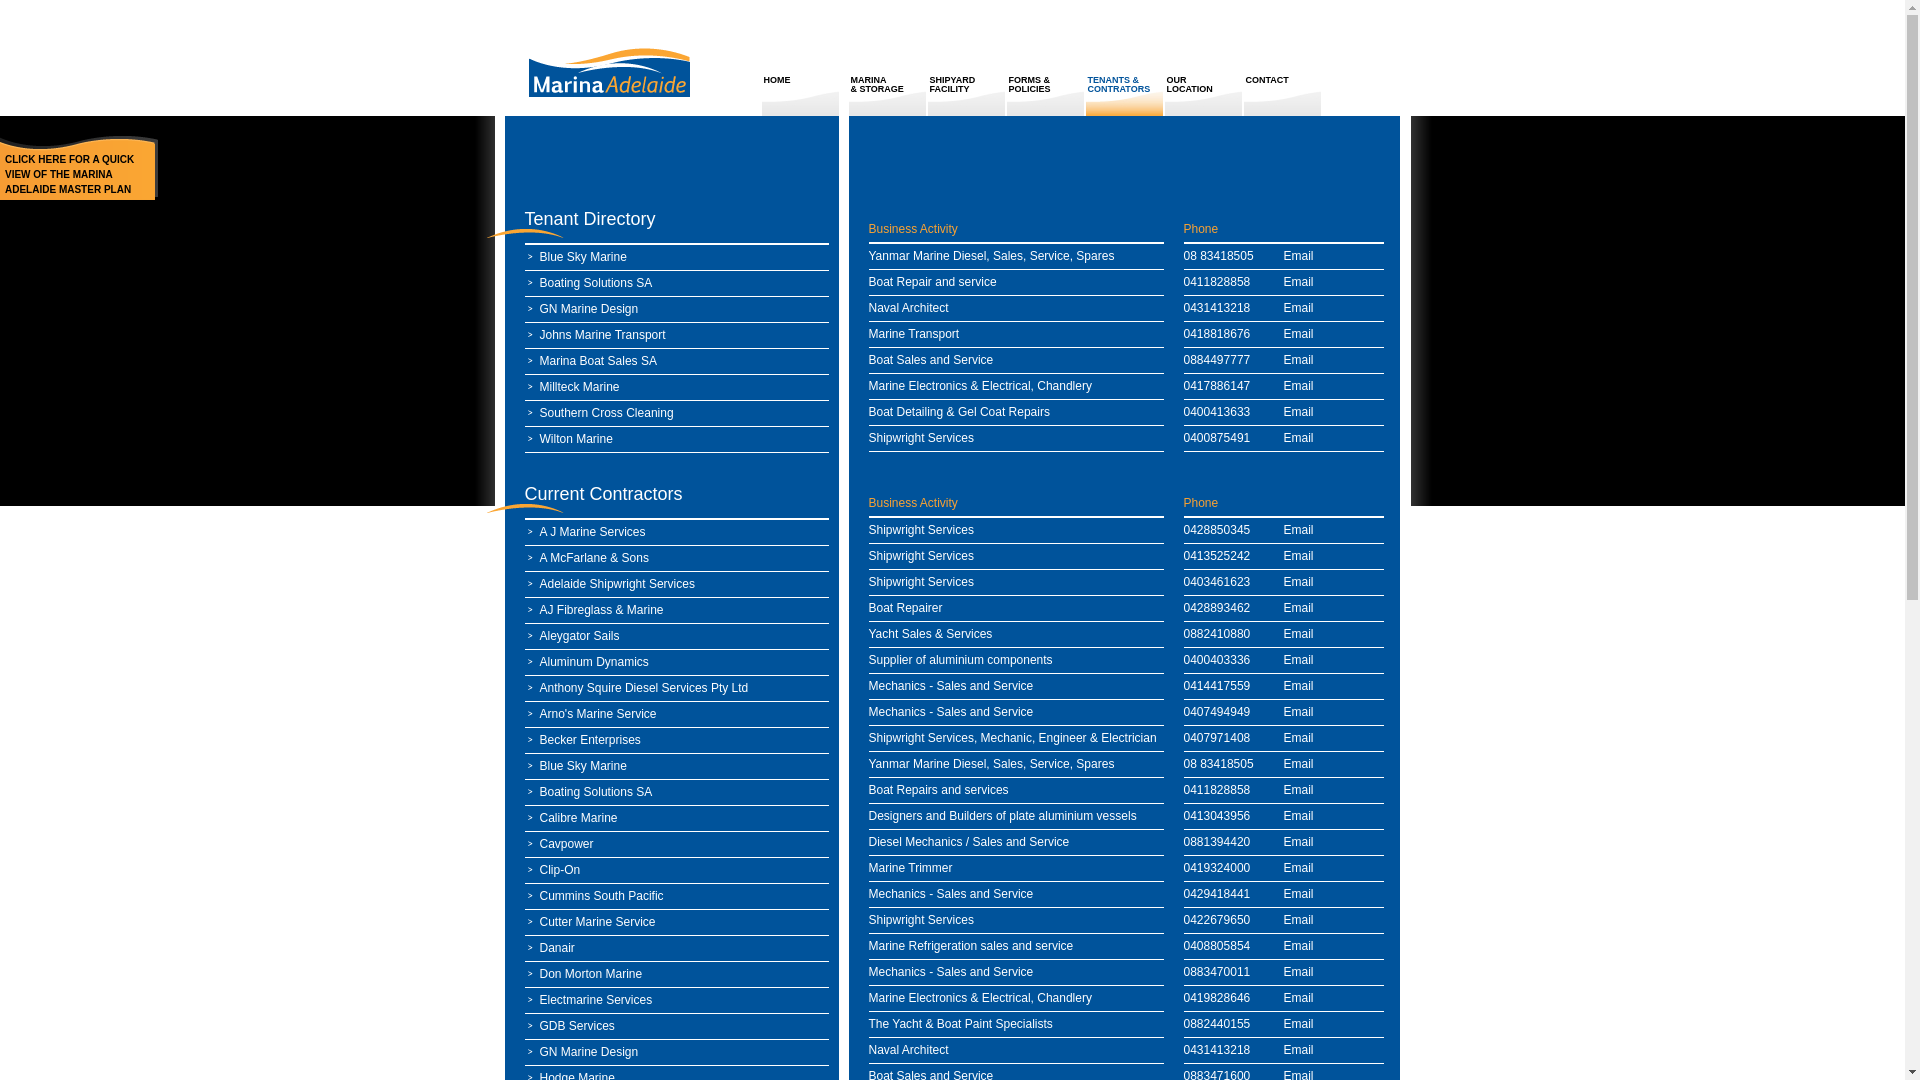 The width and height of the screenshot is (1920, 1080). Describe the element at coordinates (1299, 866) in the screenshot. I see `'Email'` at that location.